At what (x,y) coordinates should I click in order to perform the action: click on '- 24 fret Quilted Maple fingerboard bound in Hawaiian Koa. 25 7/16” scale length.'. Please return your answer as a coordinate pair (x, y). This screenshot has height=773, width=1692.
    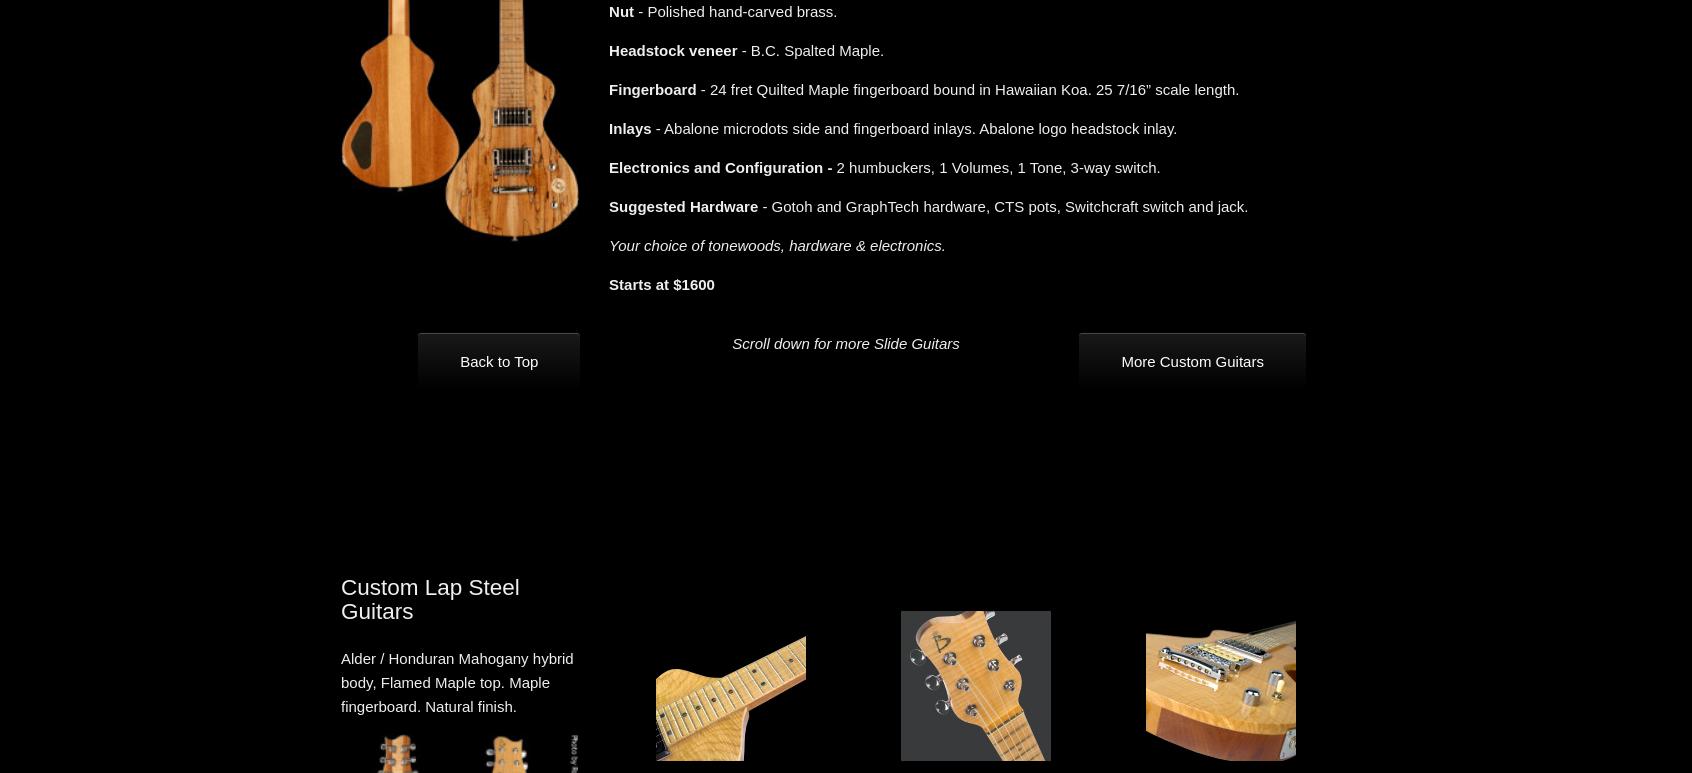
    Looking at the image, I should click on (967, 89).